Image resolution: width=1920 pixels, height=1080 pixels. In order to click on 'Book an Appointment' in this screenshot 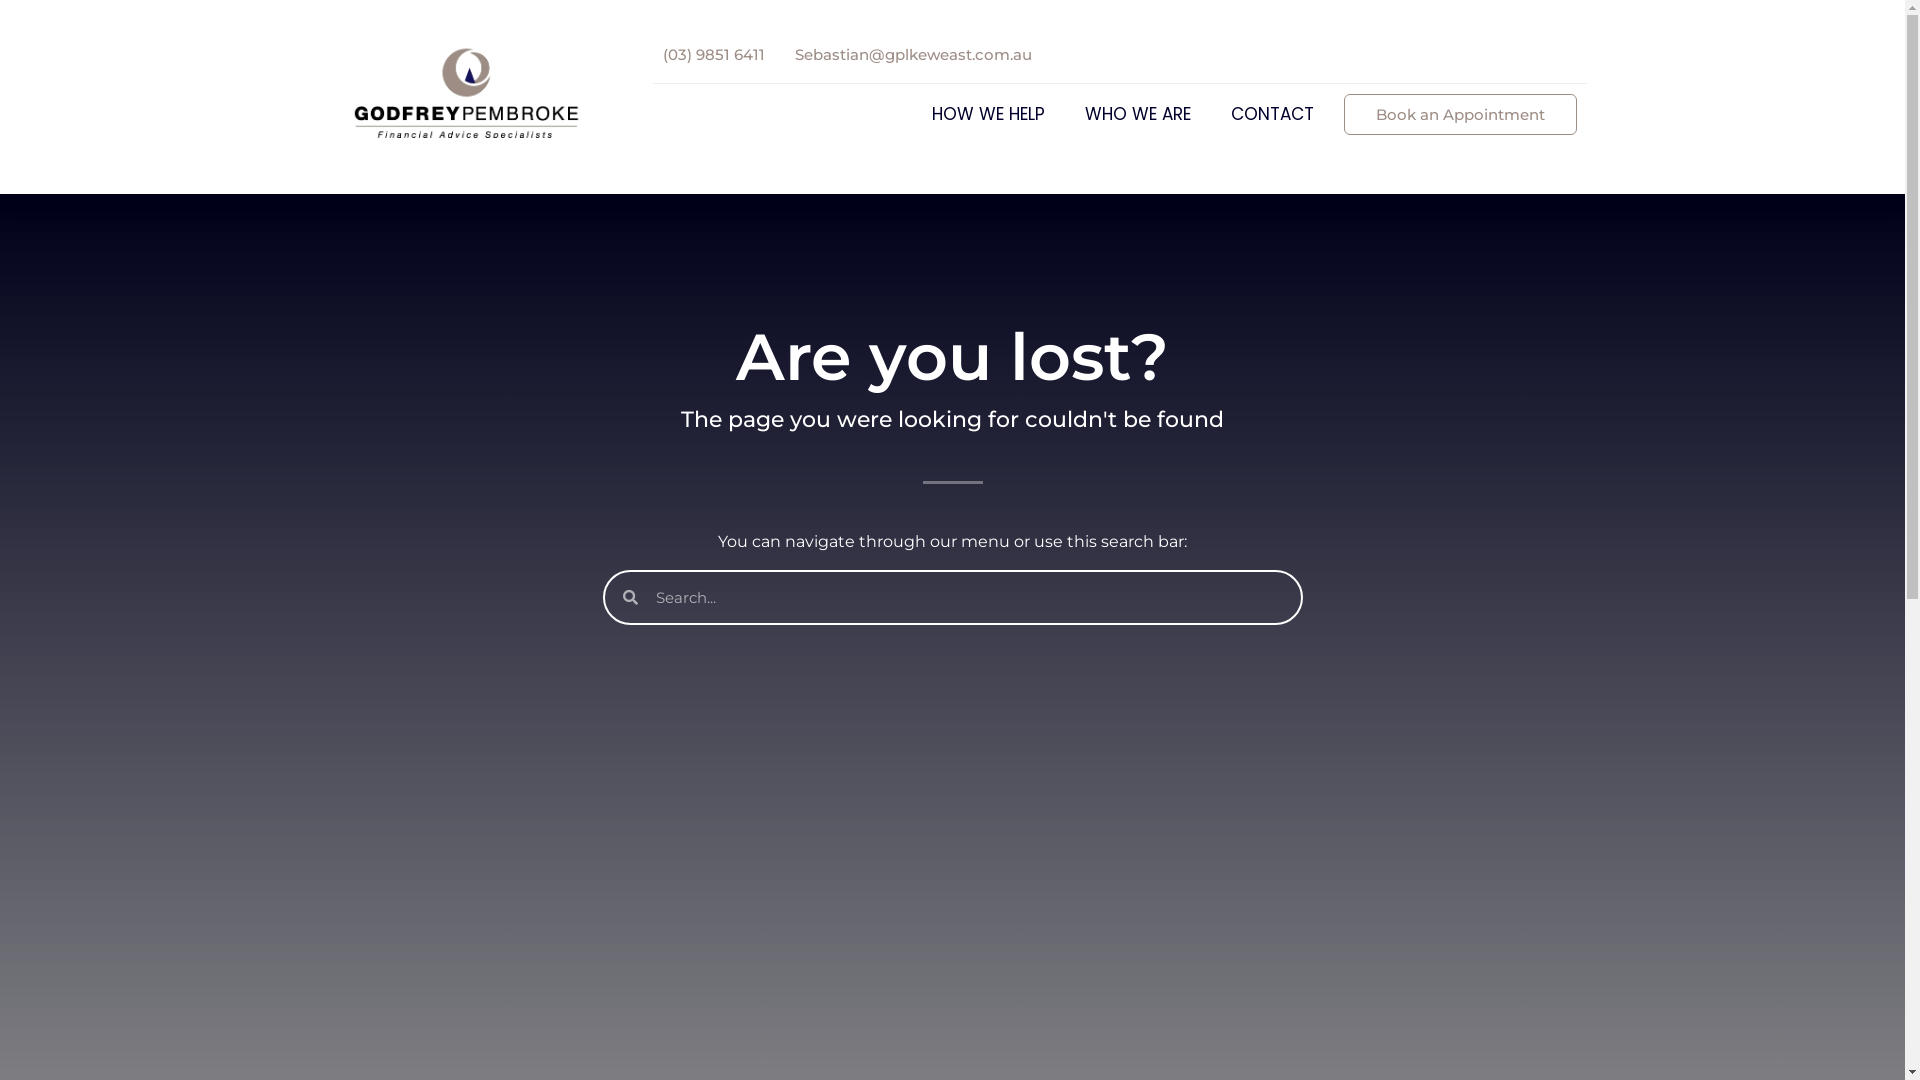, I will do `click(1459, 114)`.